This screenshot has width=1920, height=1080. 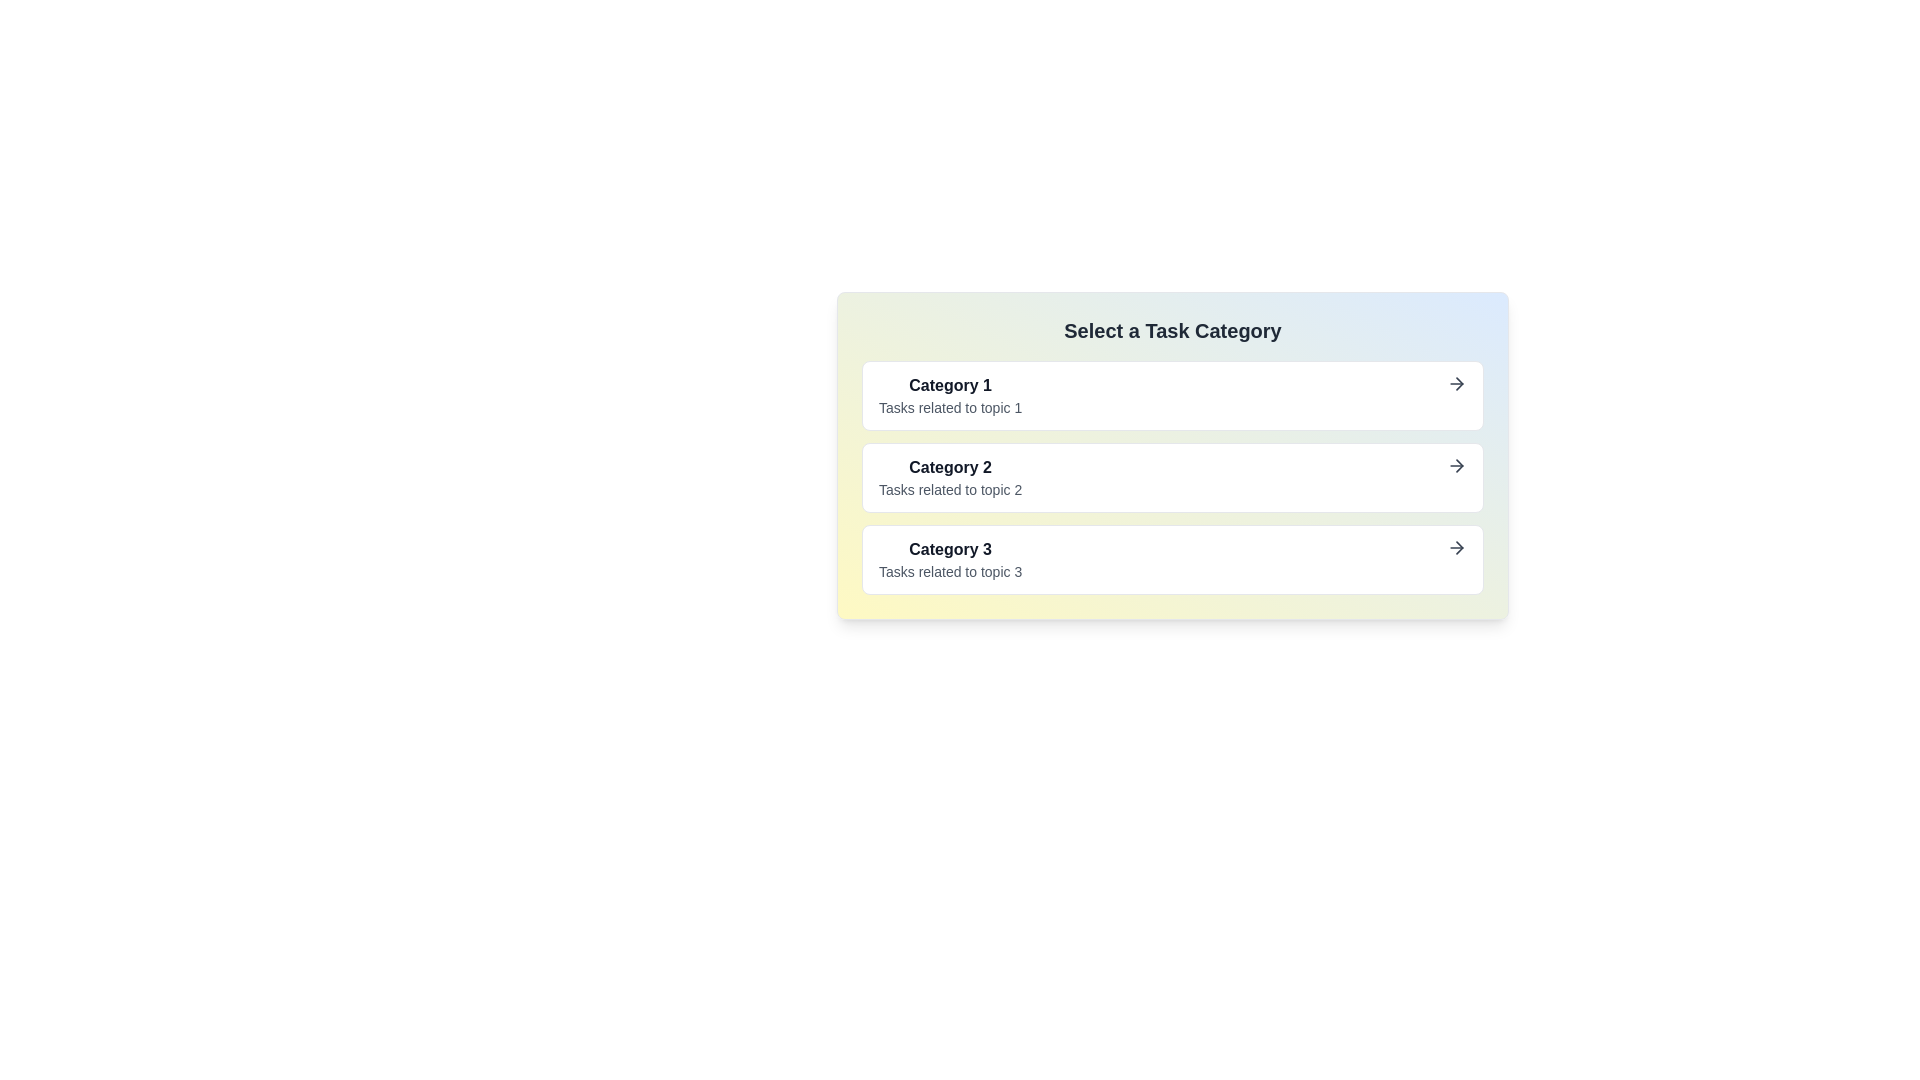 What do you see at coordinates (949, 396) in the screenshot?
I see `information displayed in the text label representing 'Category 1' with the description 'Tasks related to topic 1', located in the first card under 'Select a Task Category'` at bounding box center [949, 396].